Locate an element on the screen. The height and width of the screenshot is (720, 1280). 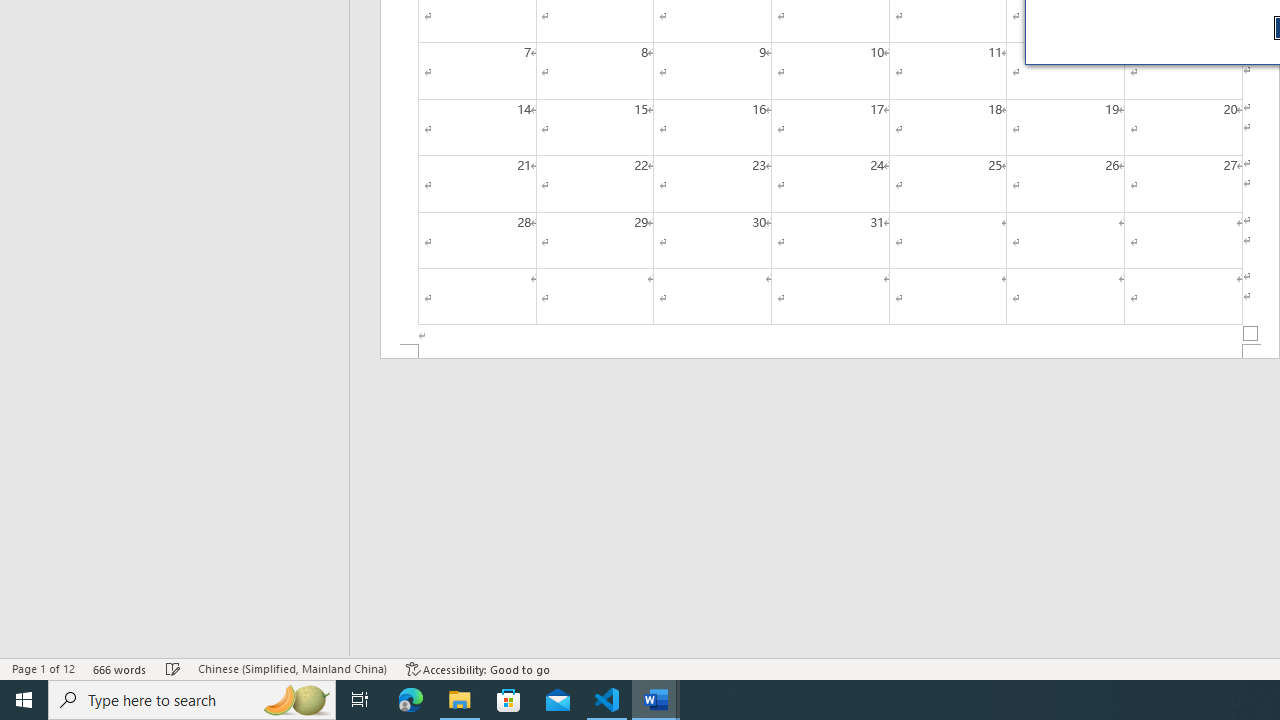
'Page Number Page 1 of 12' is located at coordinates (43, 669).